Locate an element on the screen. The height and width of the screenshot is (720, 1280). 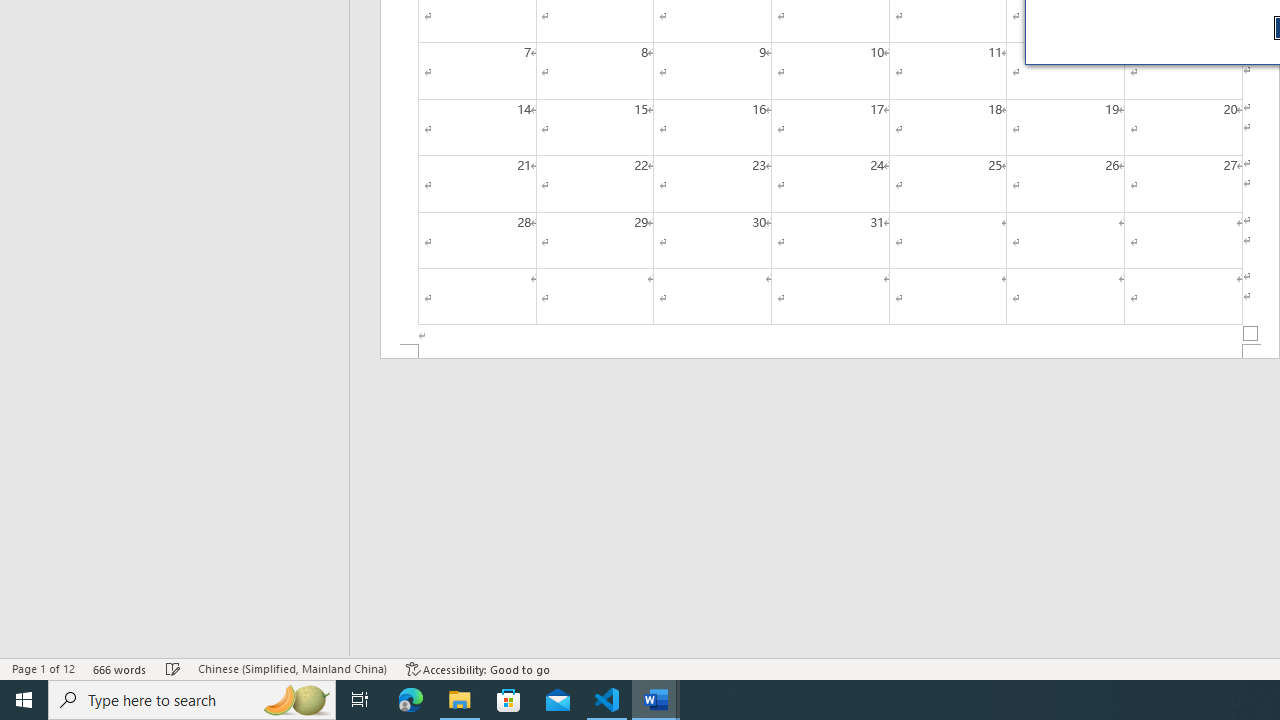
'Page Number Page 1 of 12' is located at coordinates (43, 669).